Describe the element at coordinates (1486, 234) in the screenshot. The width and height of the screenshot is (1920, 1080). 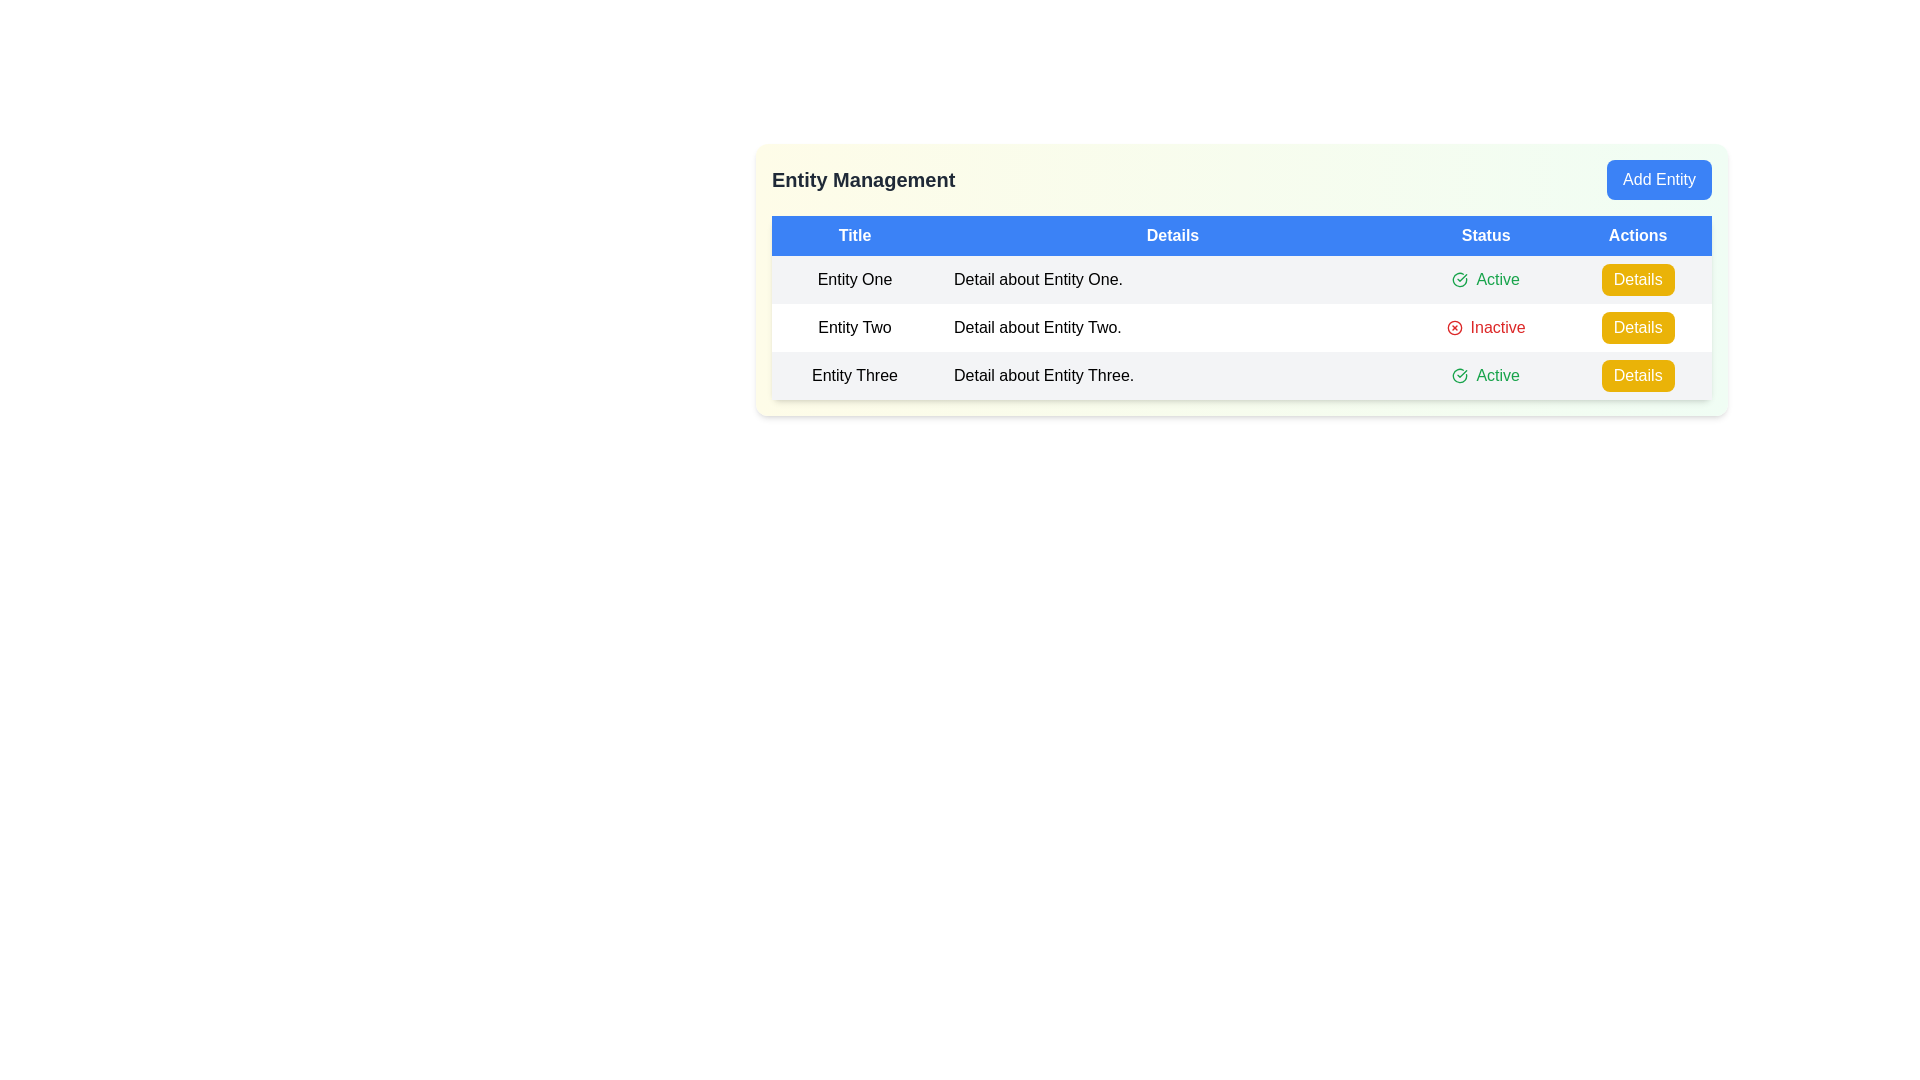
I see `the third header cell in the table that indicates status-related information for the entries, located between the 'Details' and 'Actions' cells` at that location.